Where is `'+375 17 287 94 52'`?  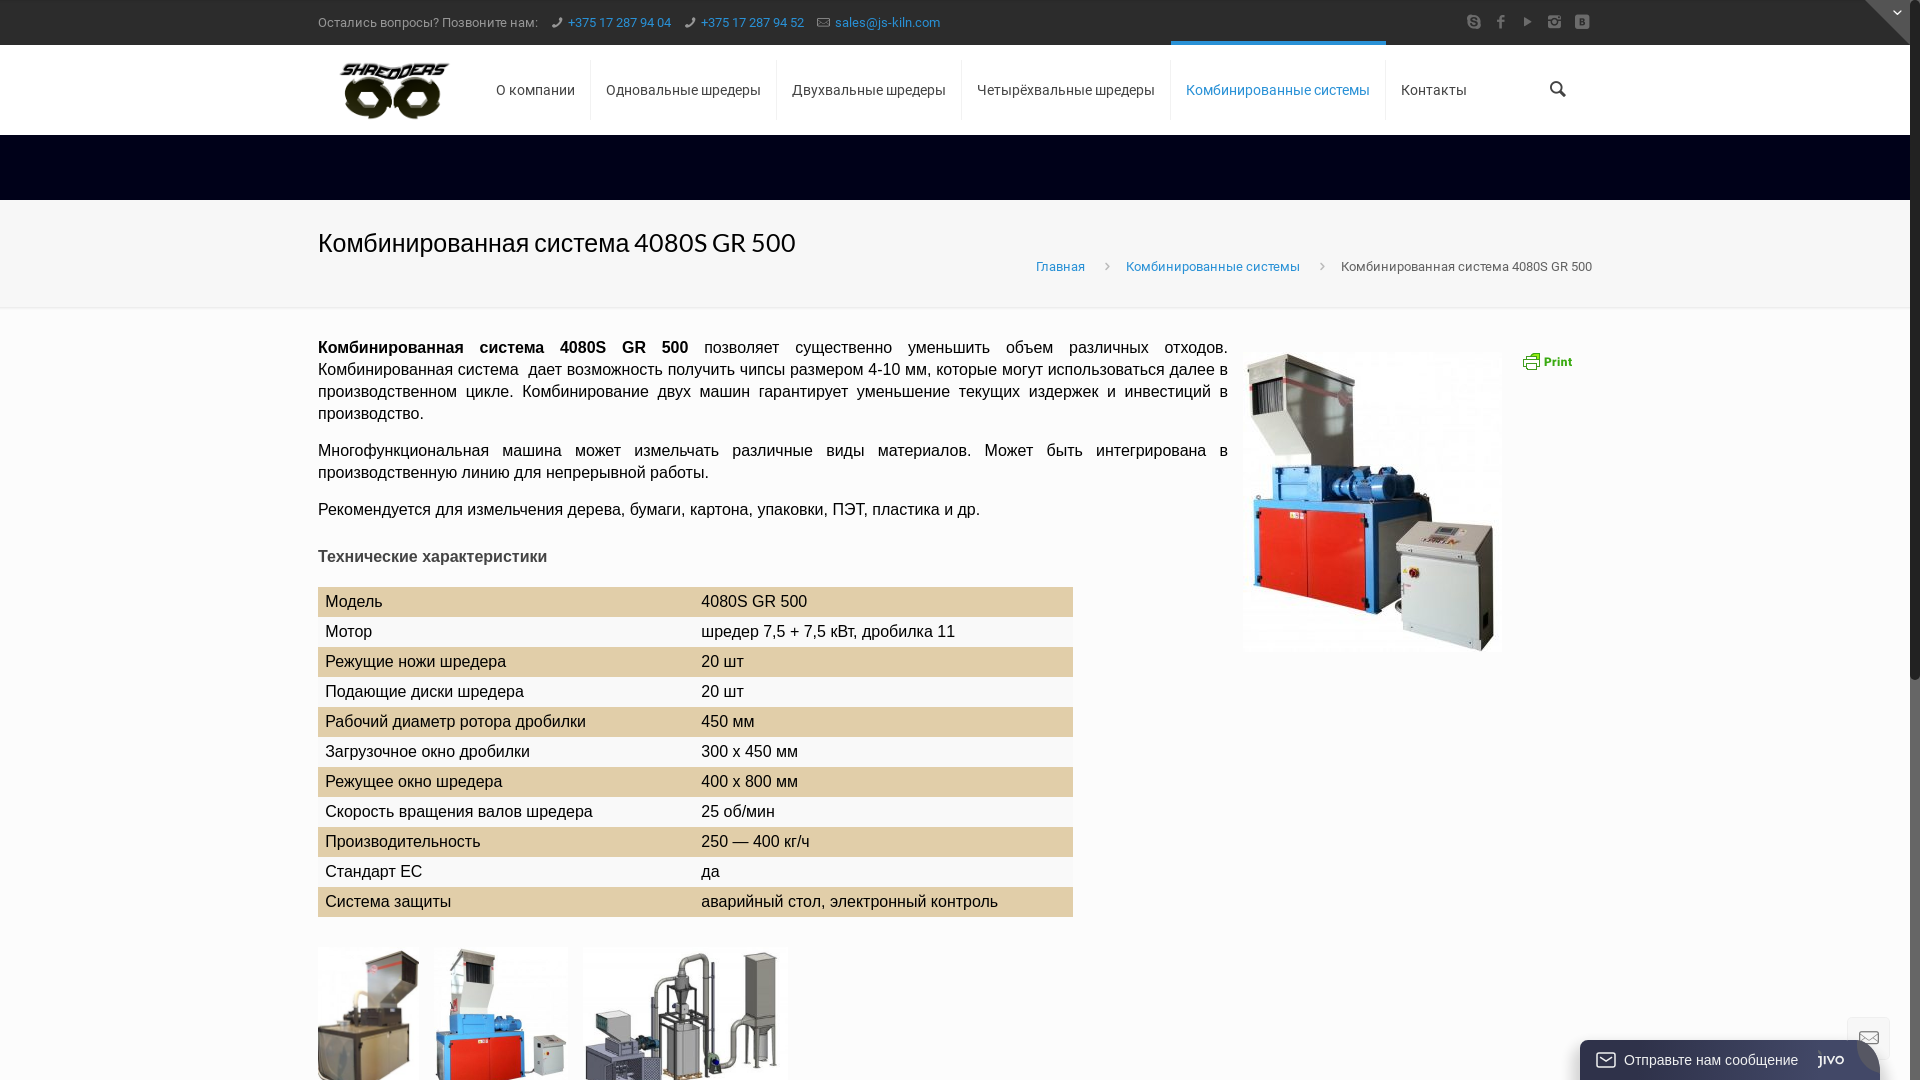
'+375 17 287 94 52' is located at coordinates (751, 22).